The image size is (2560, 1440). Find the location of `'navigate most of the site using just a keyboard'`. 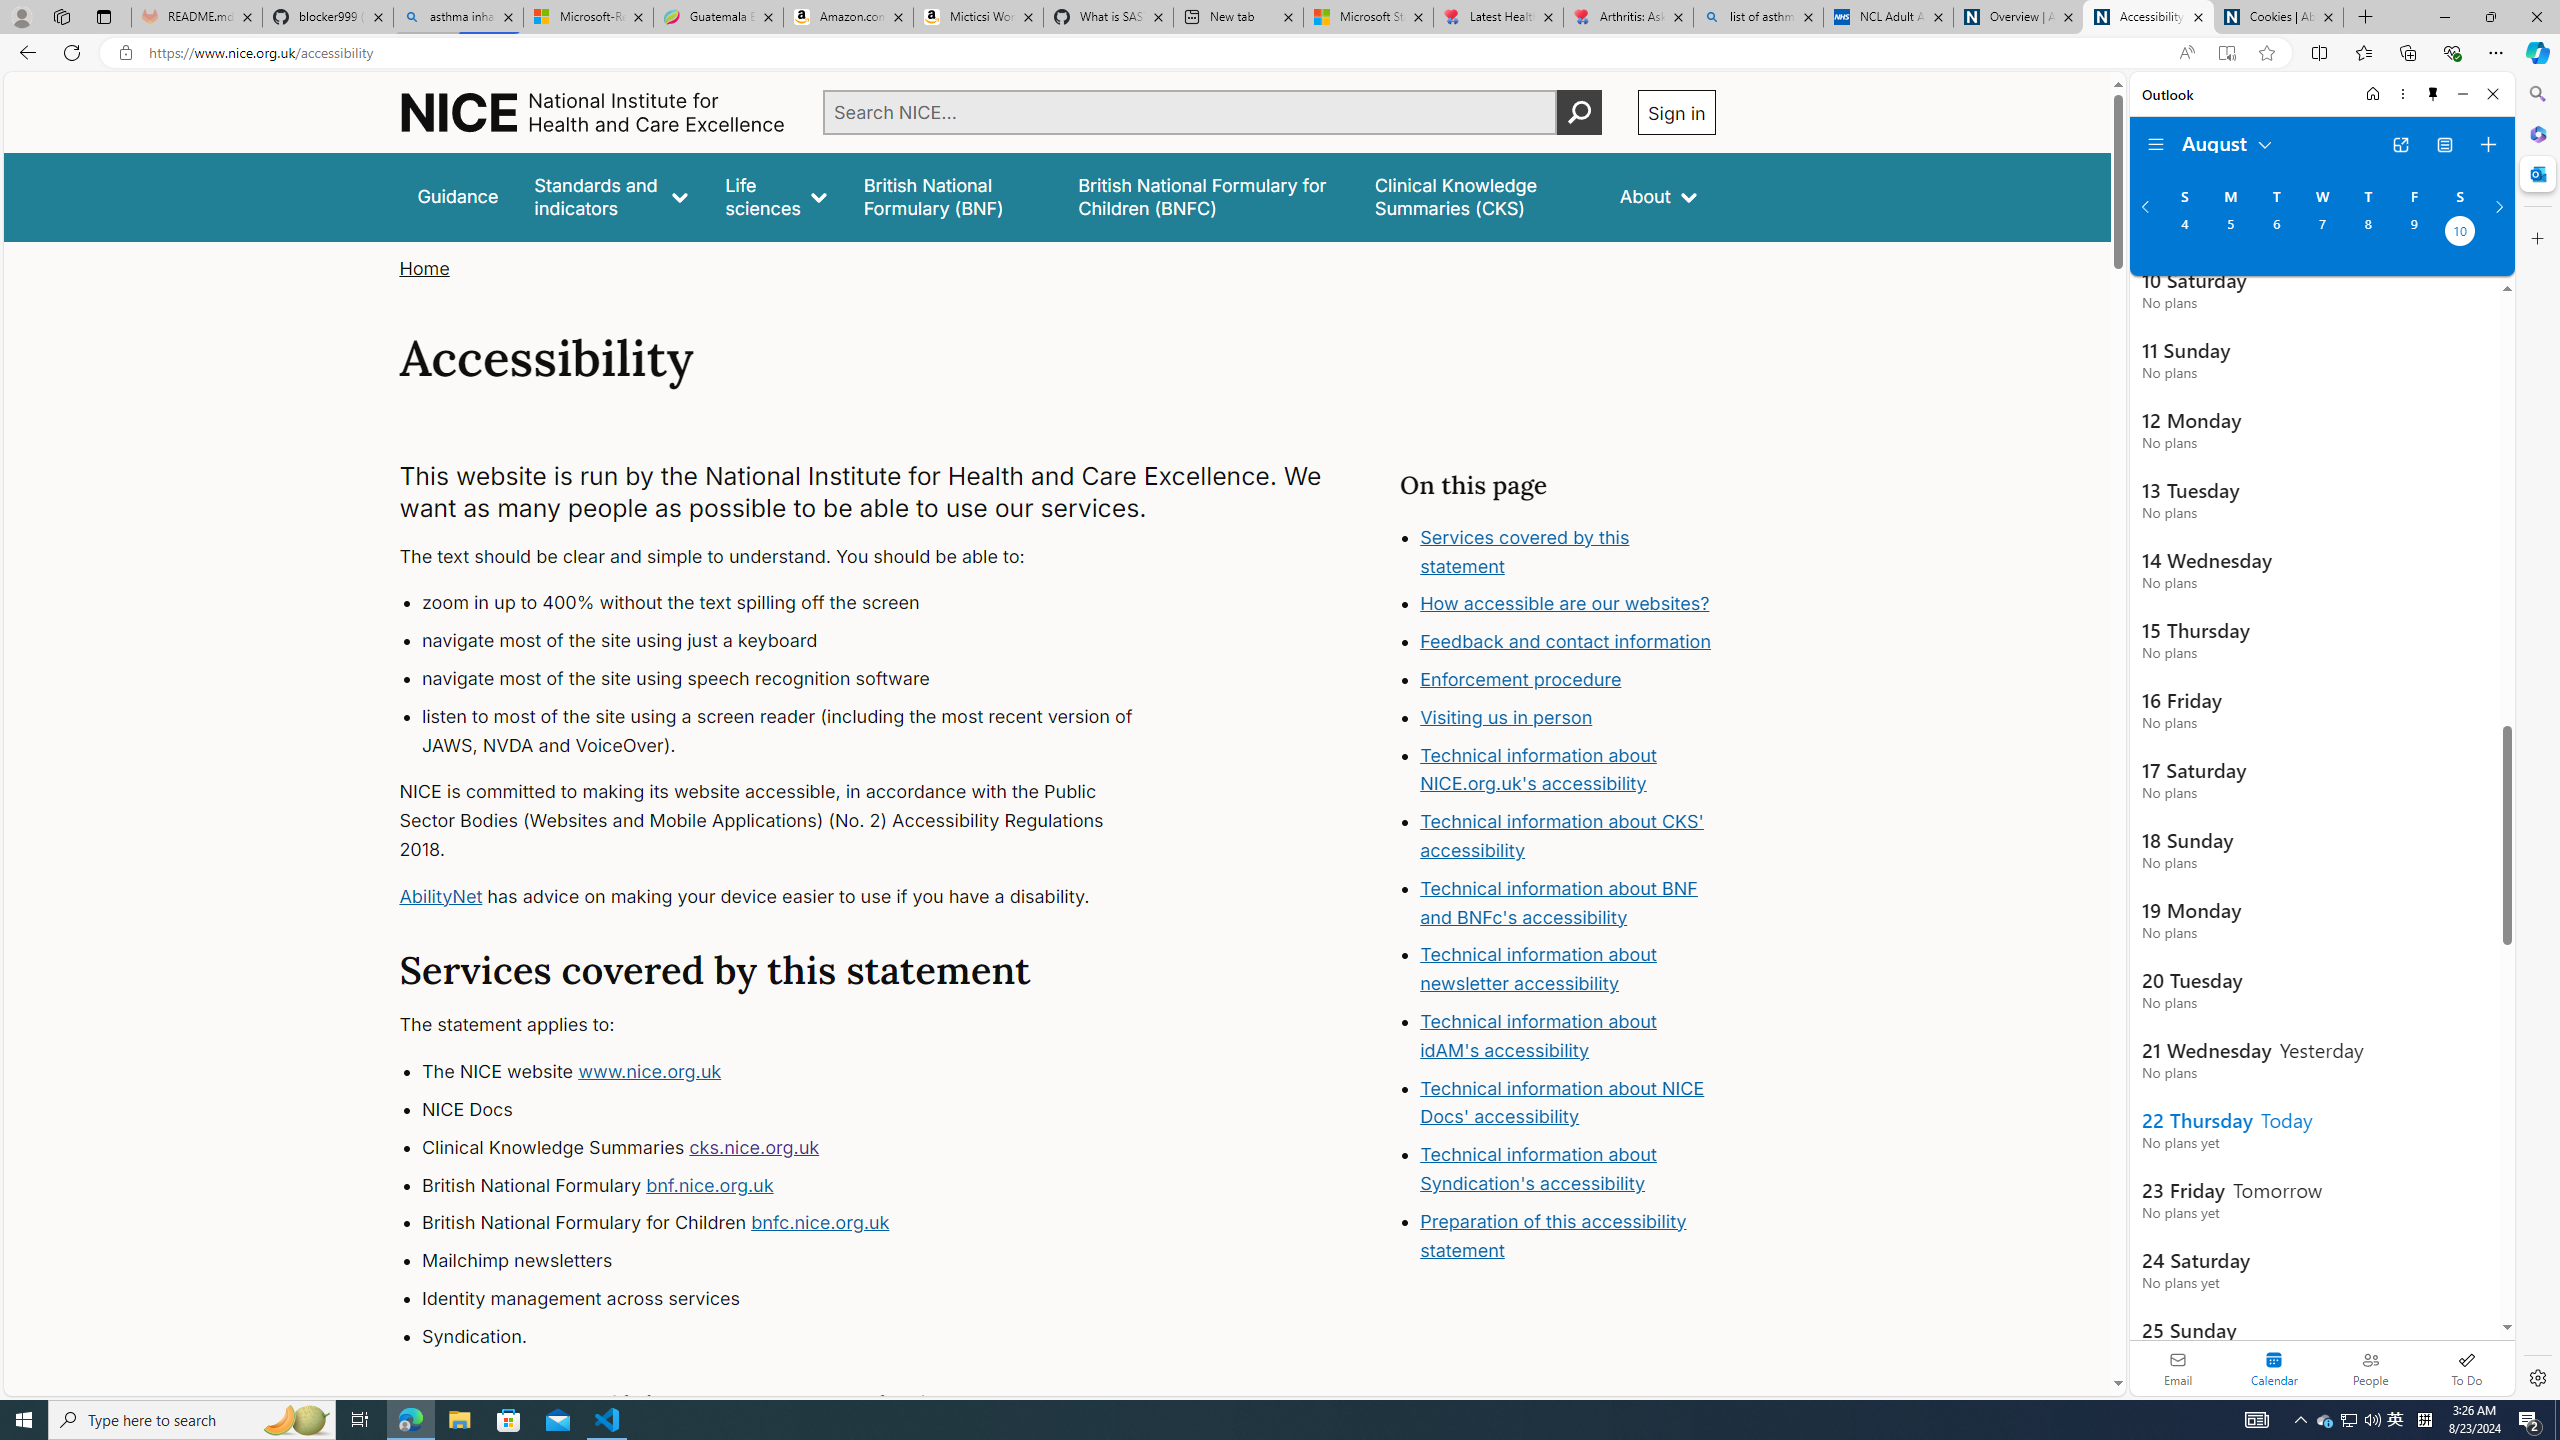

'navigate most of the site using just a keyboard' is located at coordinates (795, 640).